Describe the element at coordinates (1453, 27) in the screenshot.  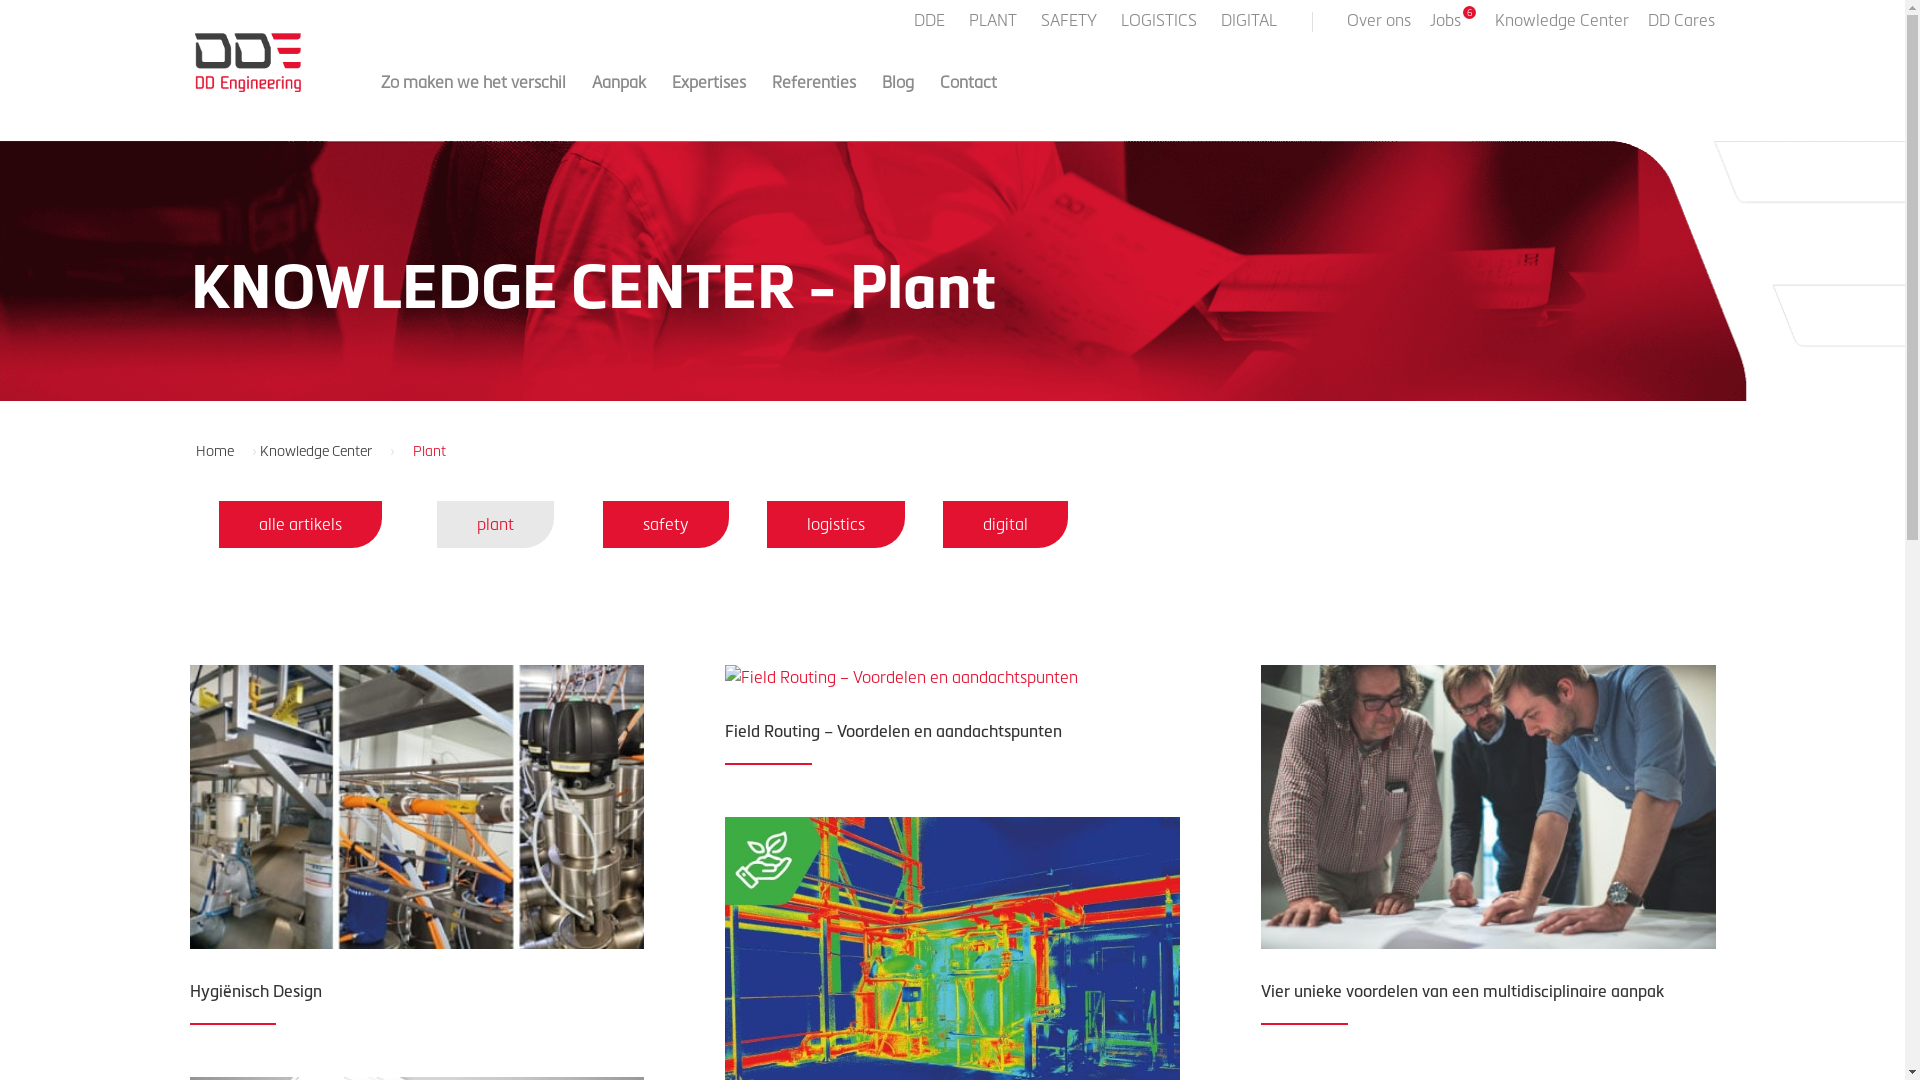
I see `'Jobs'` at that location.